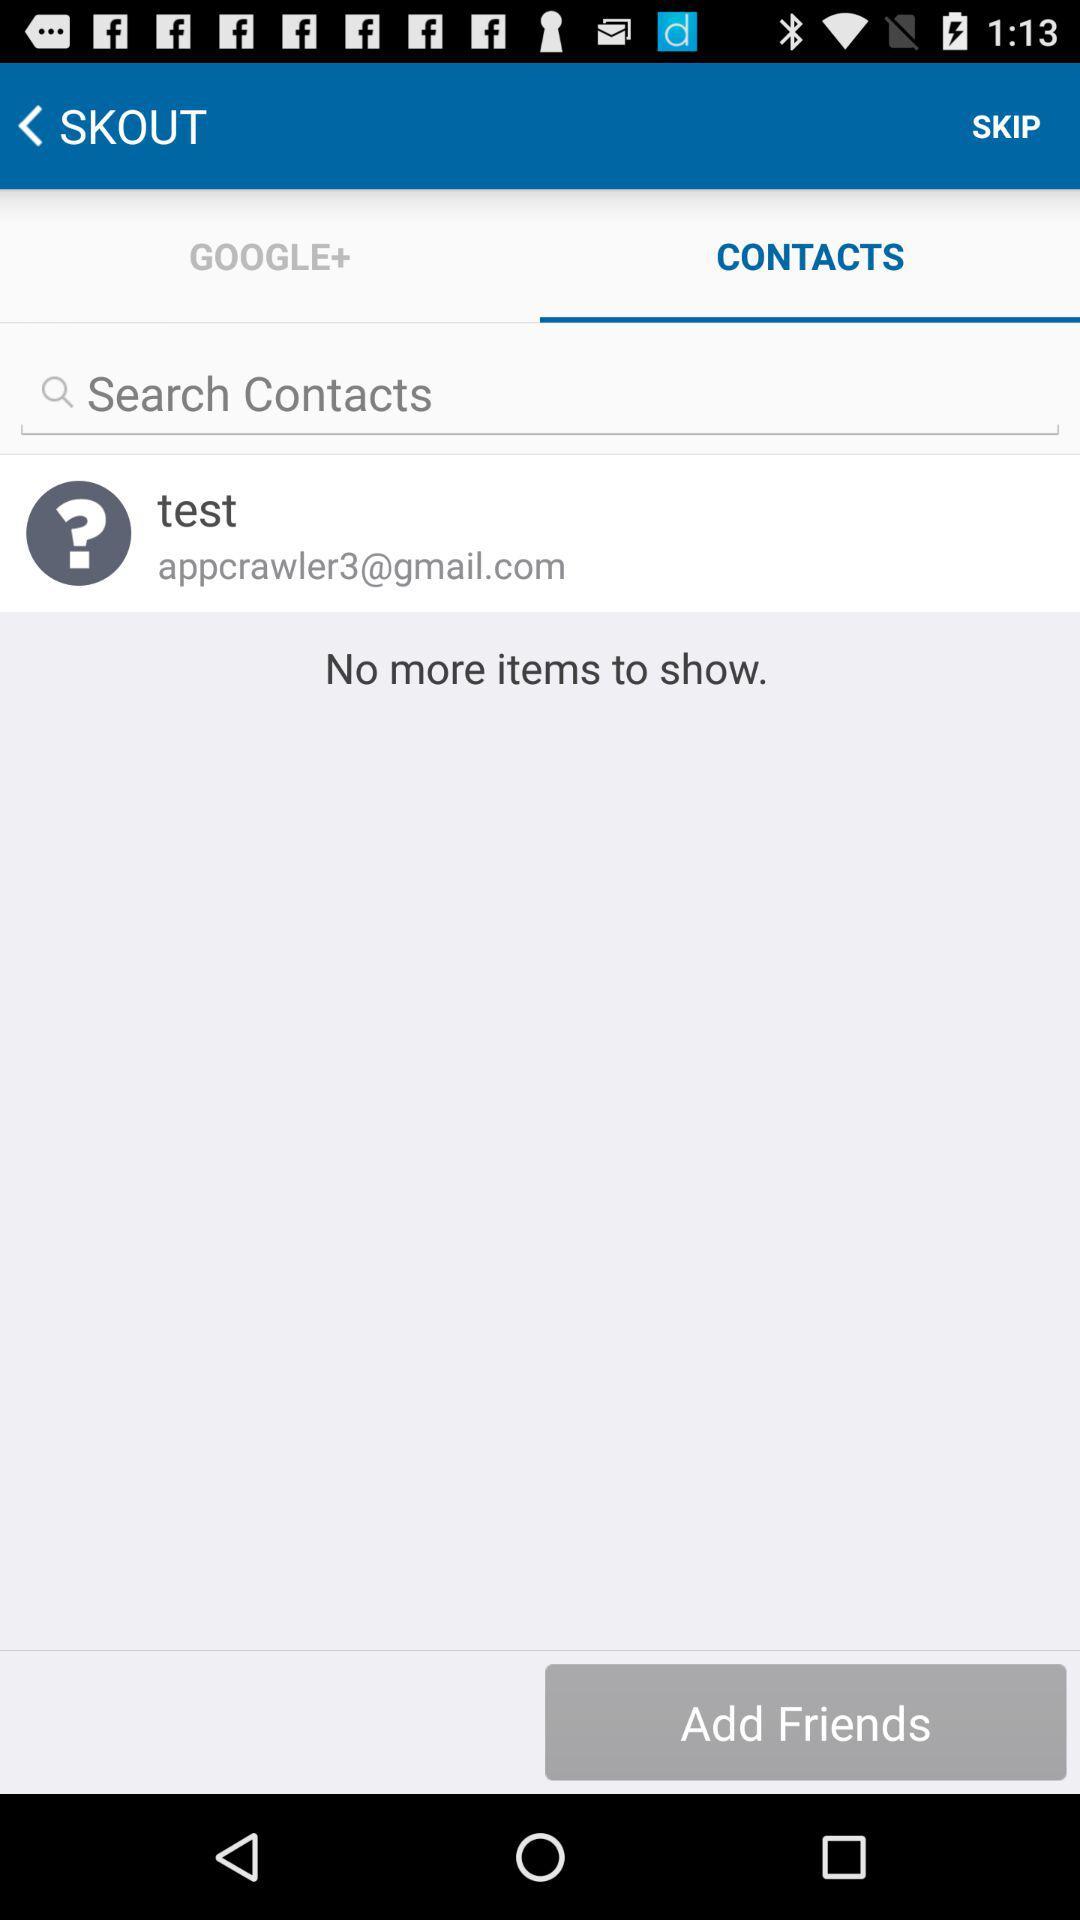 This screenshot has height=1920, width=1080. What do you see at coordinates (270, 254) in the screenshot?
I see `google+ item` at bounding box center [270, 254].